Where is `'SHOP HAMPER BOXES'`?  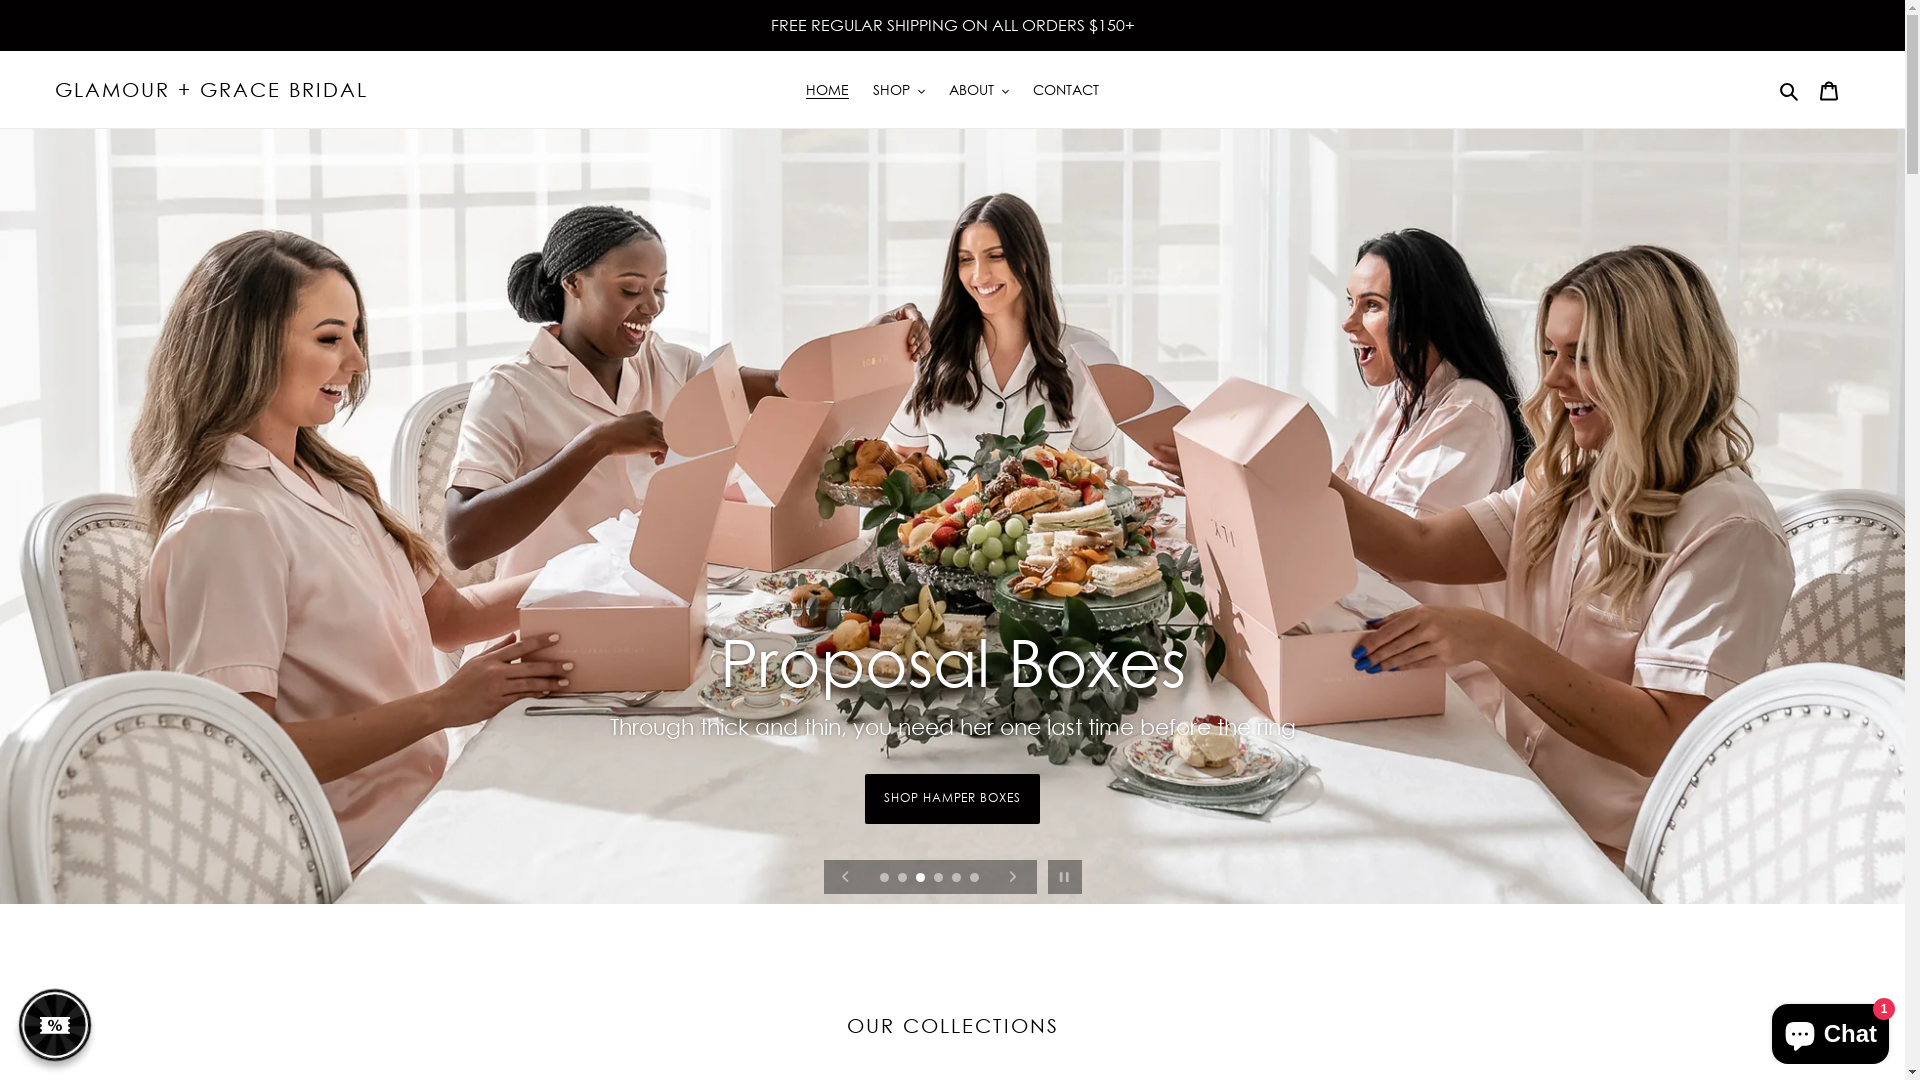 'SHOP HAMPER BOXES' is located at coordinates (951, 818).